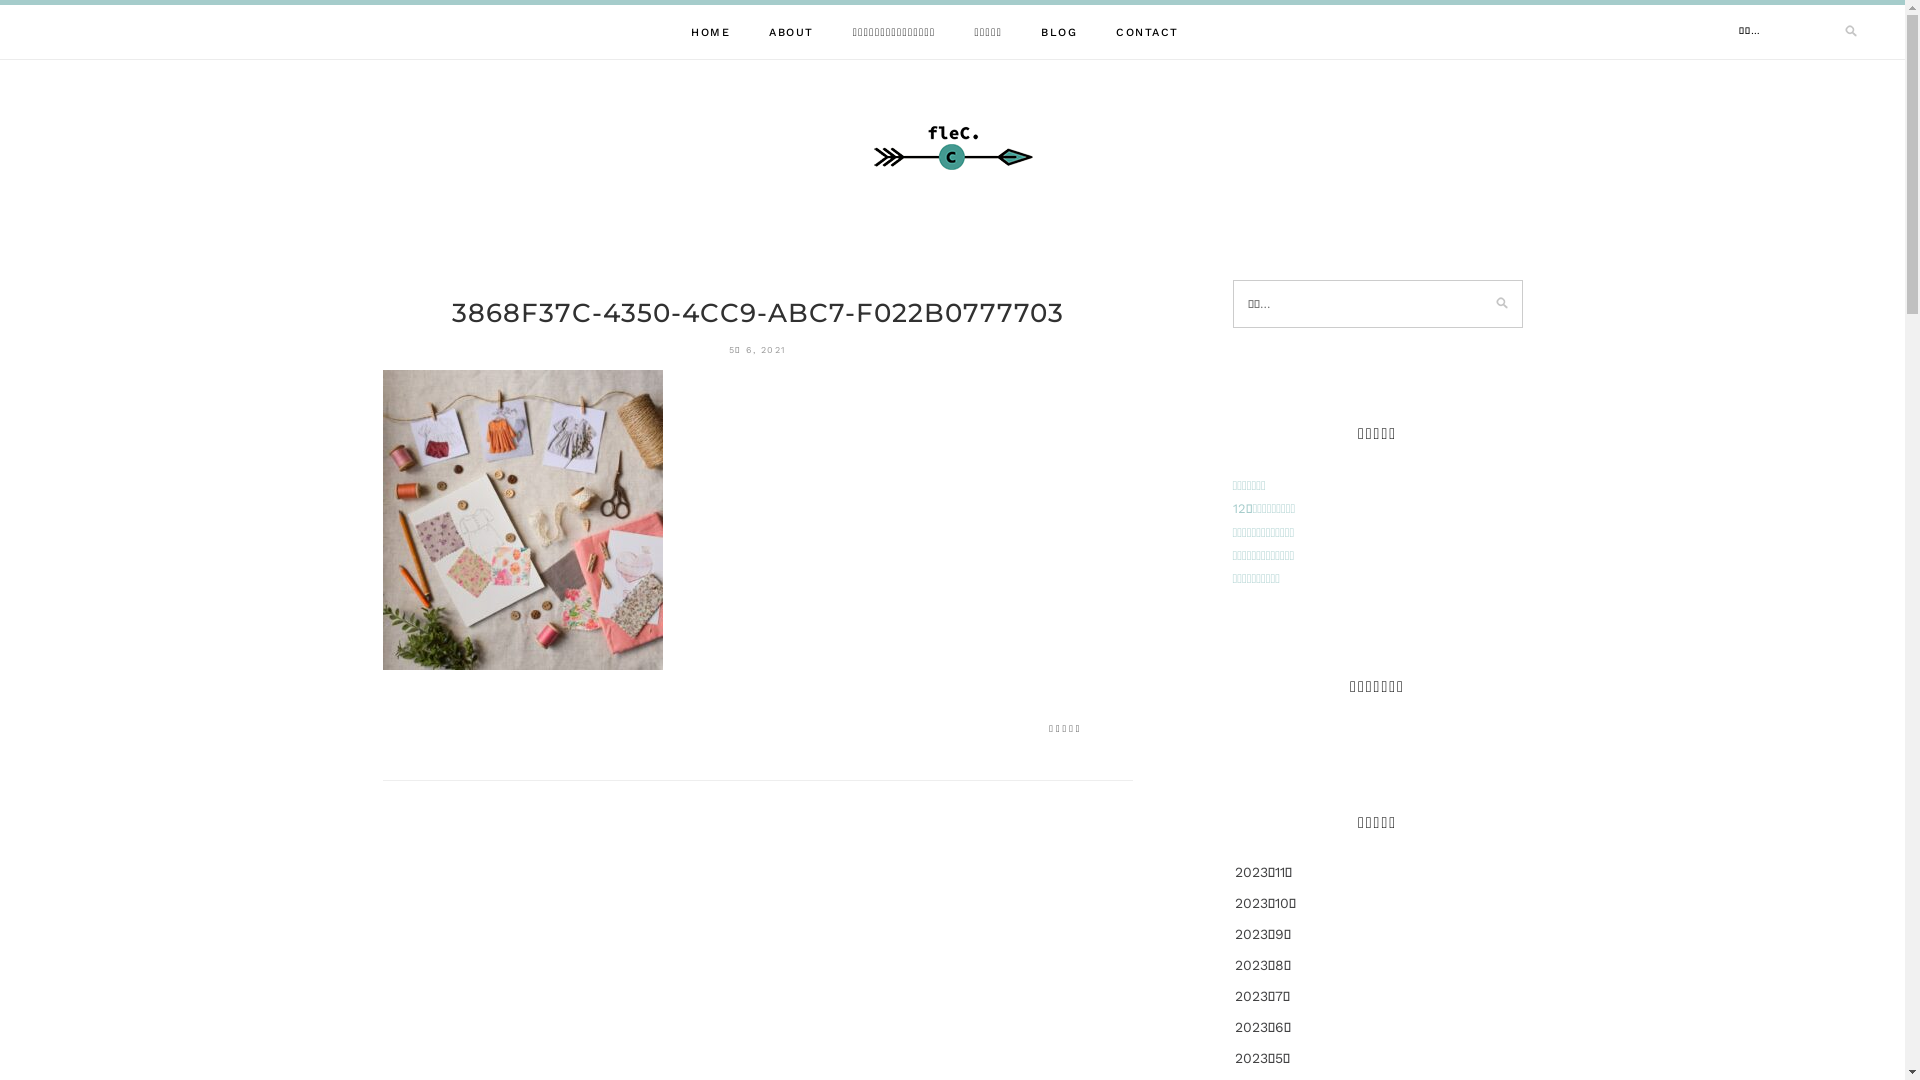  Describe the element at coordinates (790, 32) in the screenshot. I see `'ABOUT'` at that location.